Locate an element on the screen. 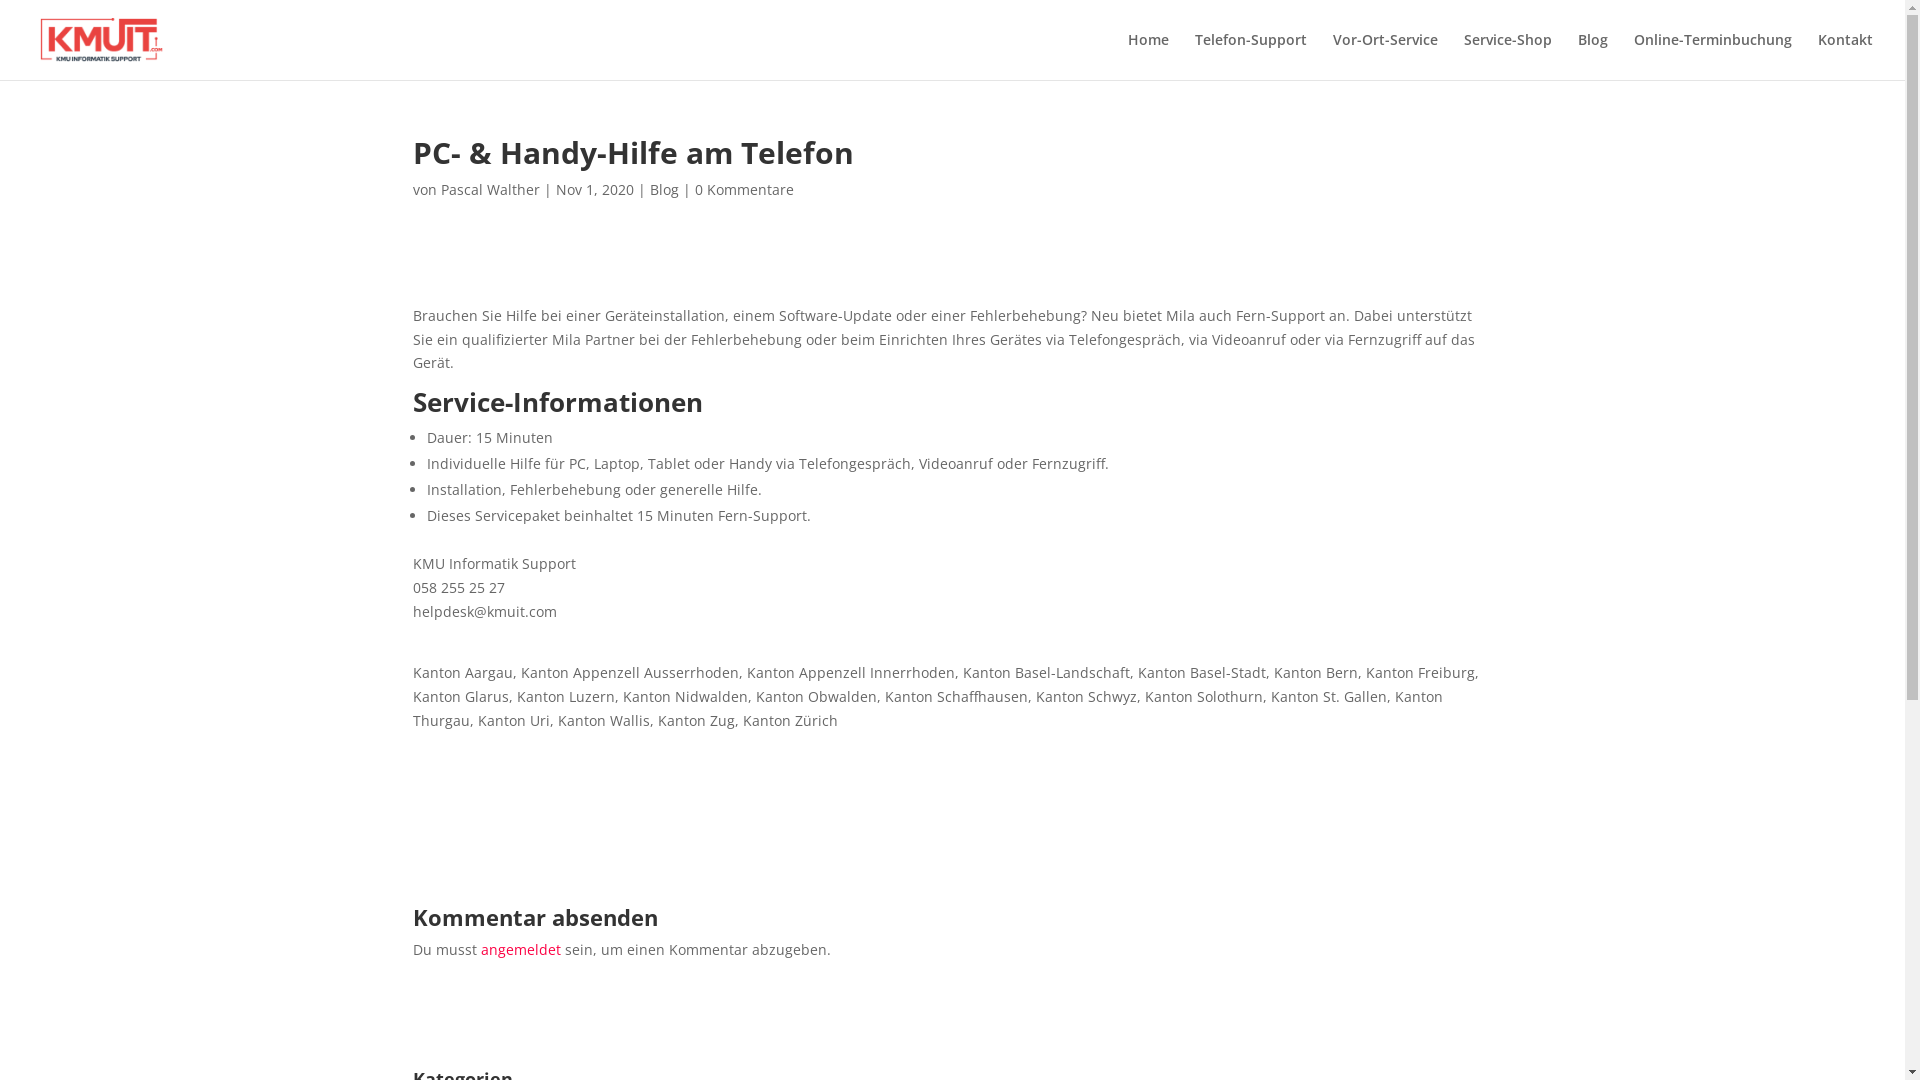 Image resolution: width=1920 pixels, height=1080 pixels. 'Blog' is located at coordinates (1592, 55).